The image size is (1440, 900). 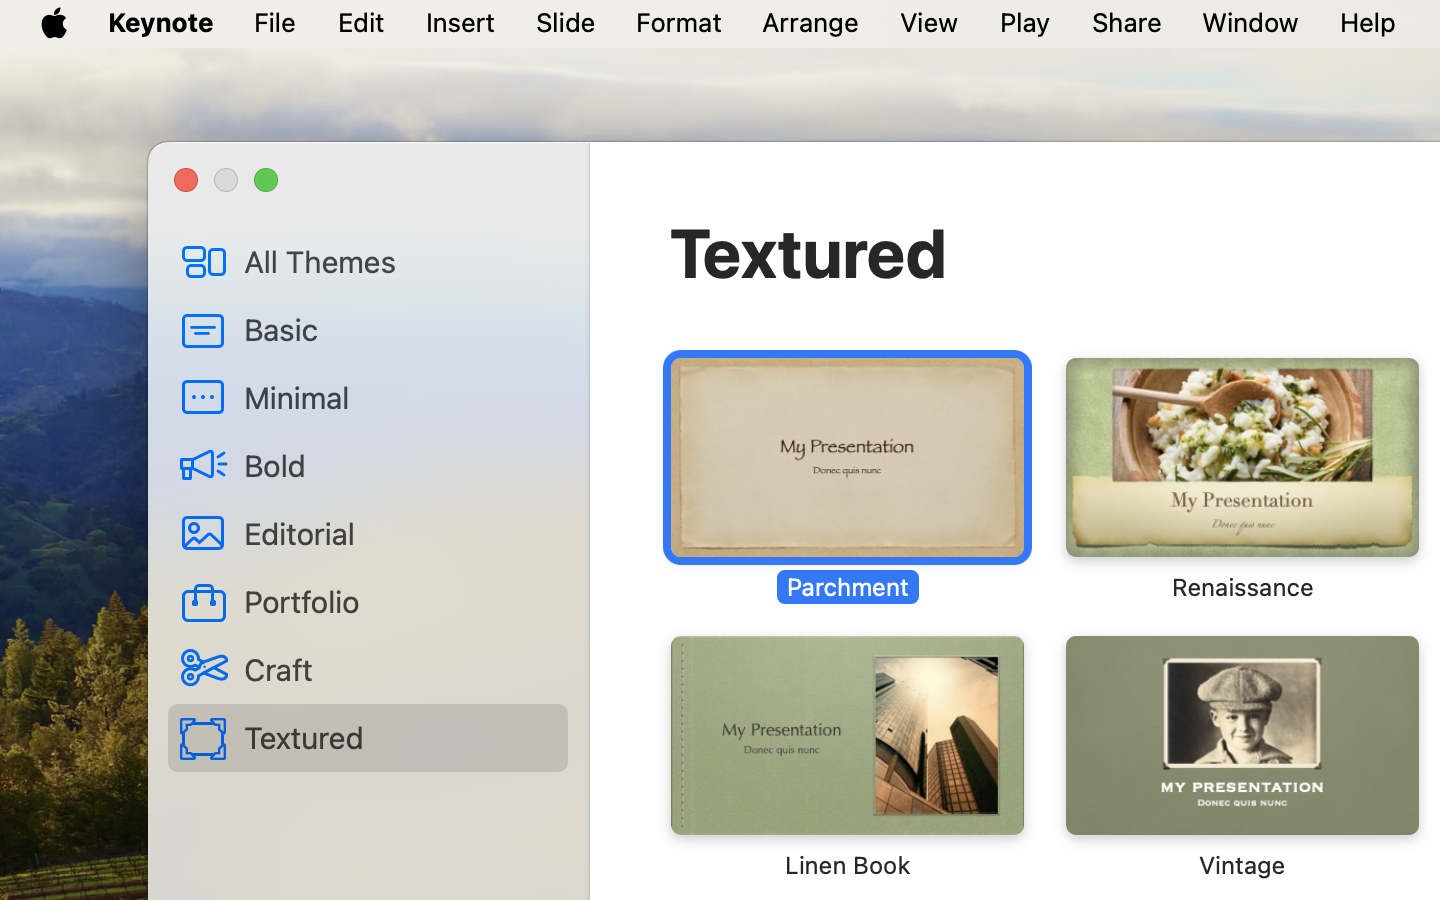 What do you see at coordinates (846, 756) in the screenshot?
I see `'‎⁨Linen Book⁩'` at bounding box center [846, 756].